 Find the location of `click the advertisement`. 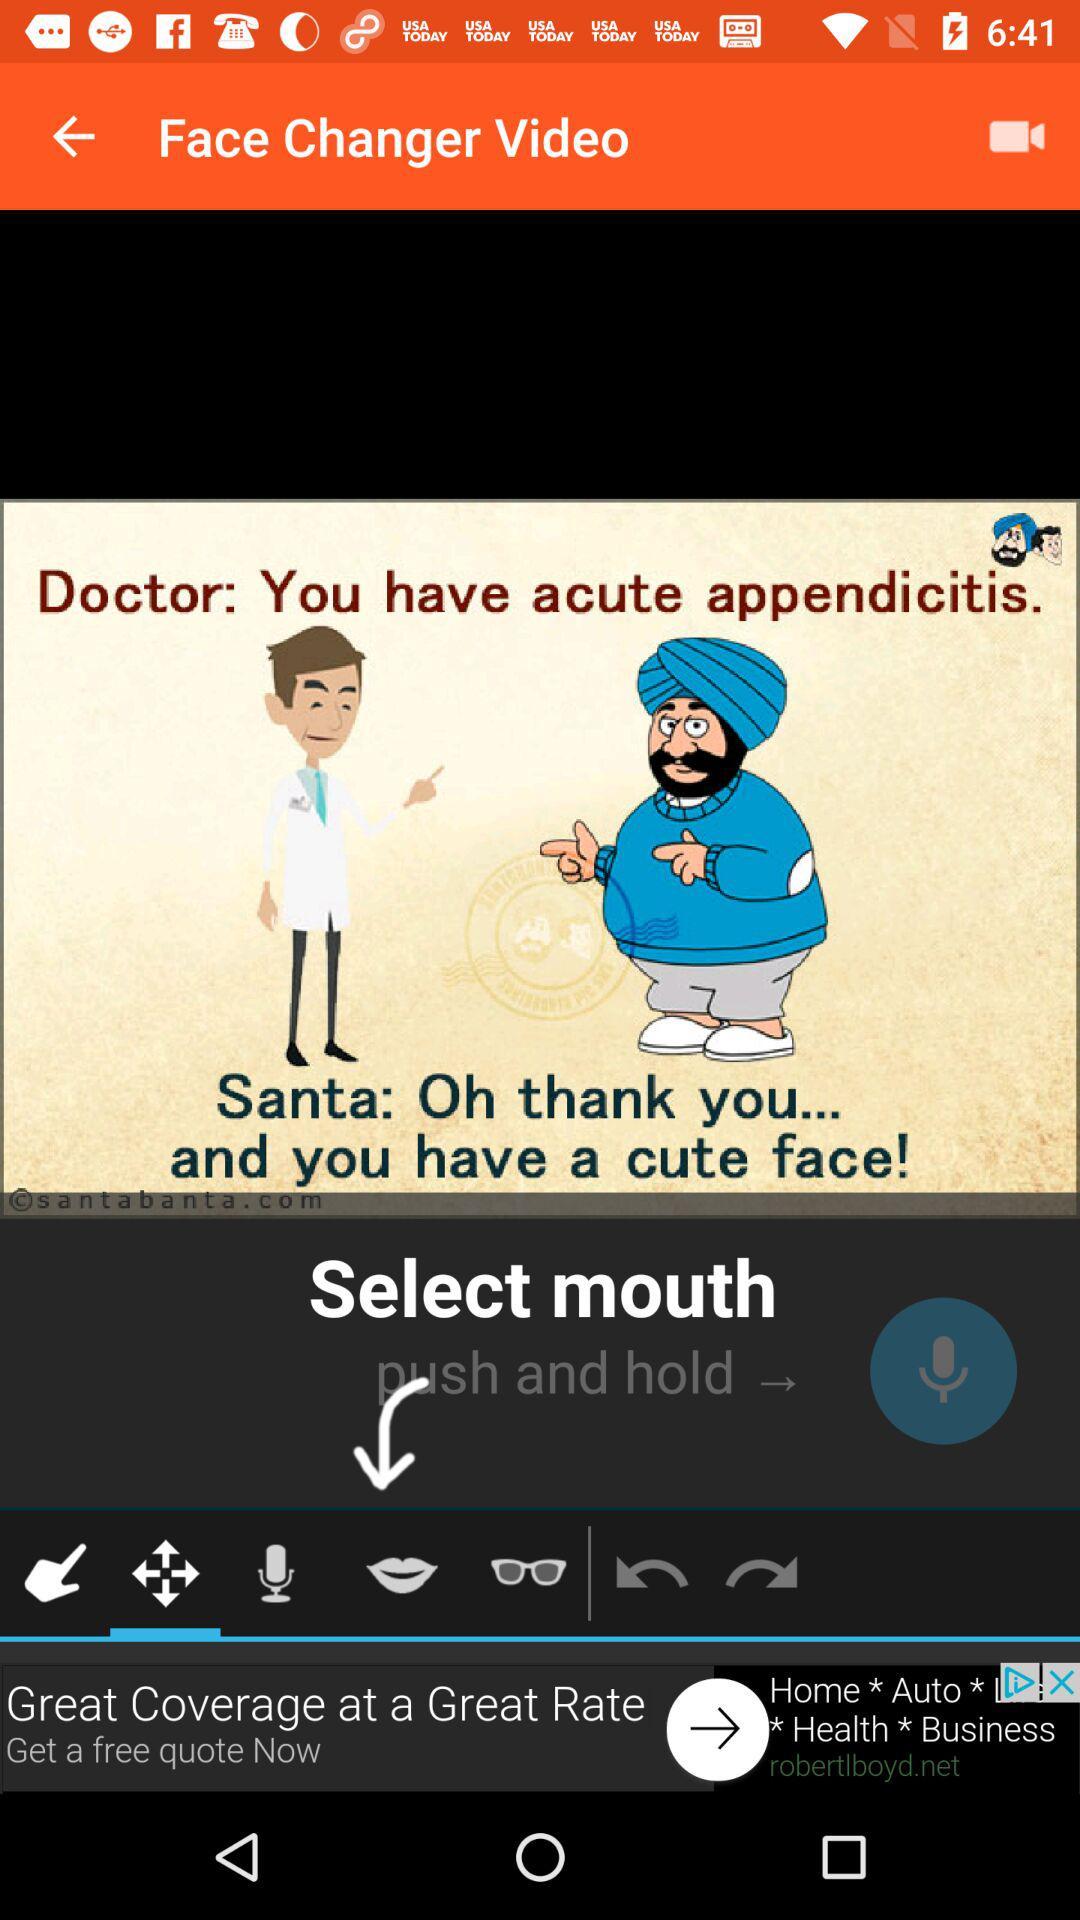

click the advertisement is located at coordinates (540, 1727).